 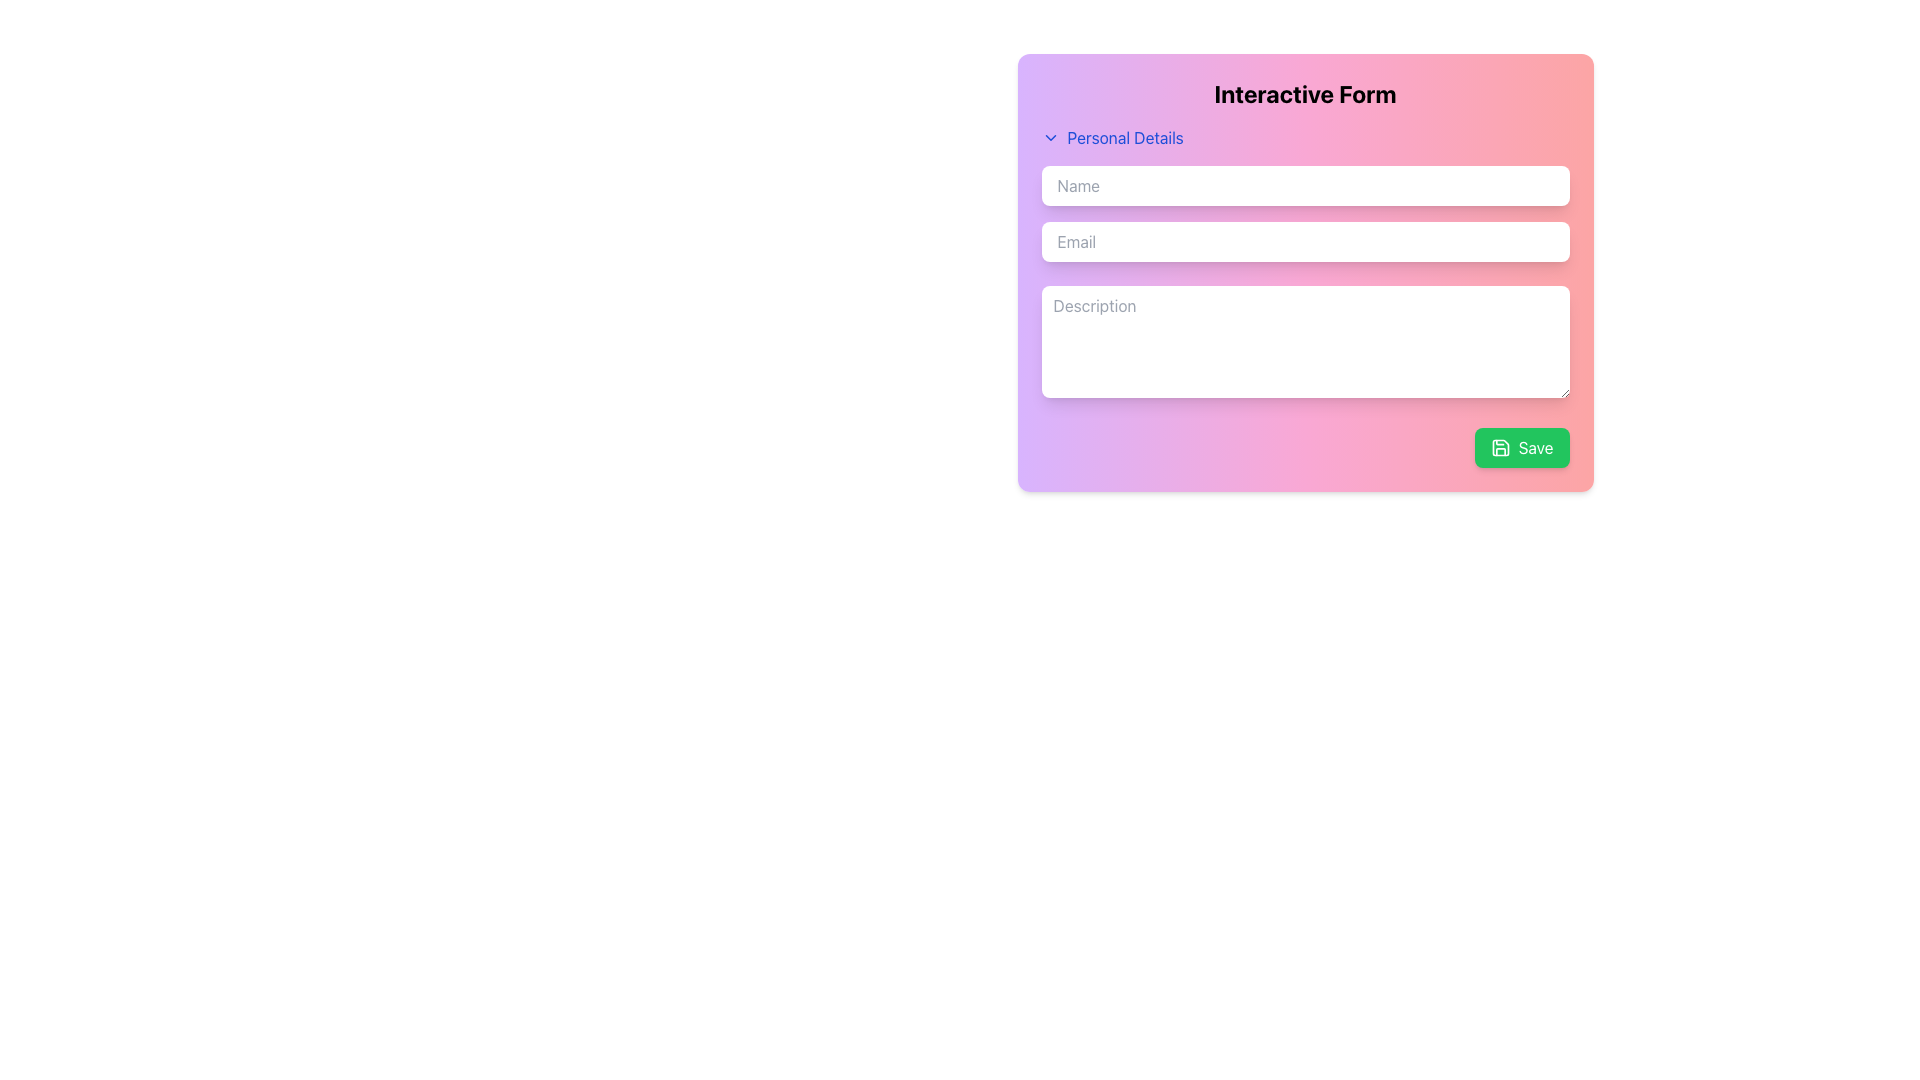 What do you see at coordinates (1500, 446) in the screenshot?
I see `the save icon, which is a line art floppy disk inside a green button labeled 'Save' at the bottom right corner of the pink gradient card interface` at bounding box center [1500, 446].